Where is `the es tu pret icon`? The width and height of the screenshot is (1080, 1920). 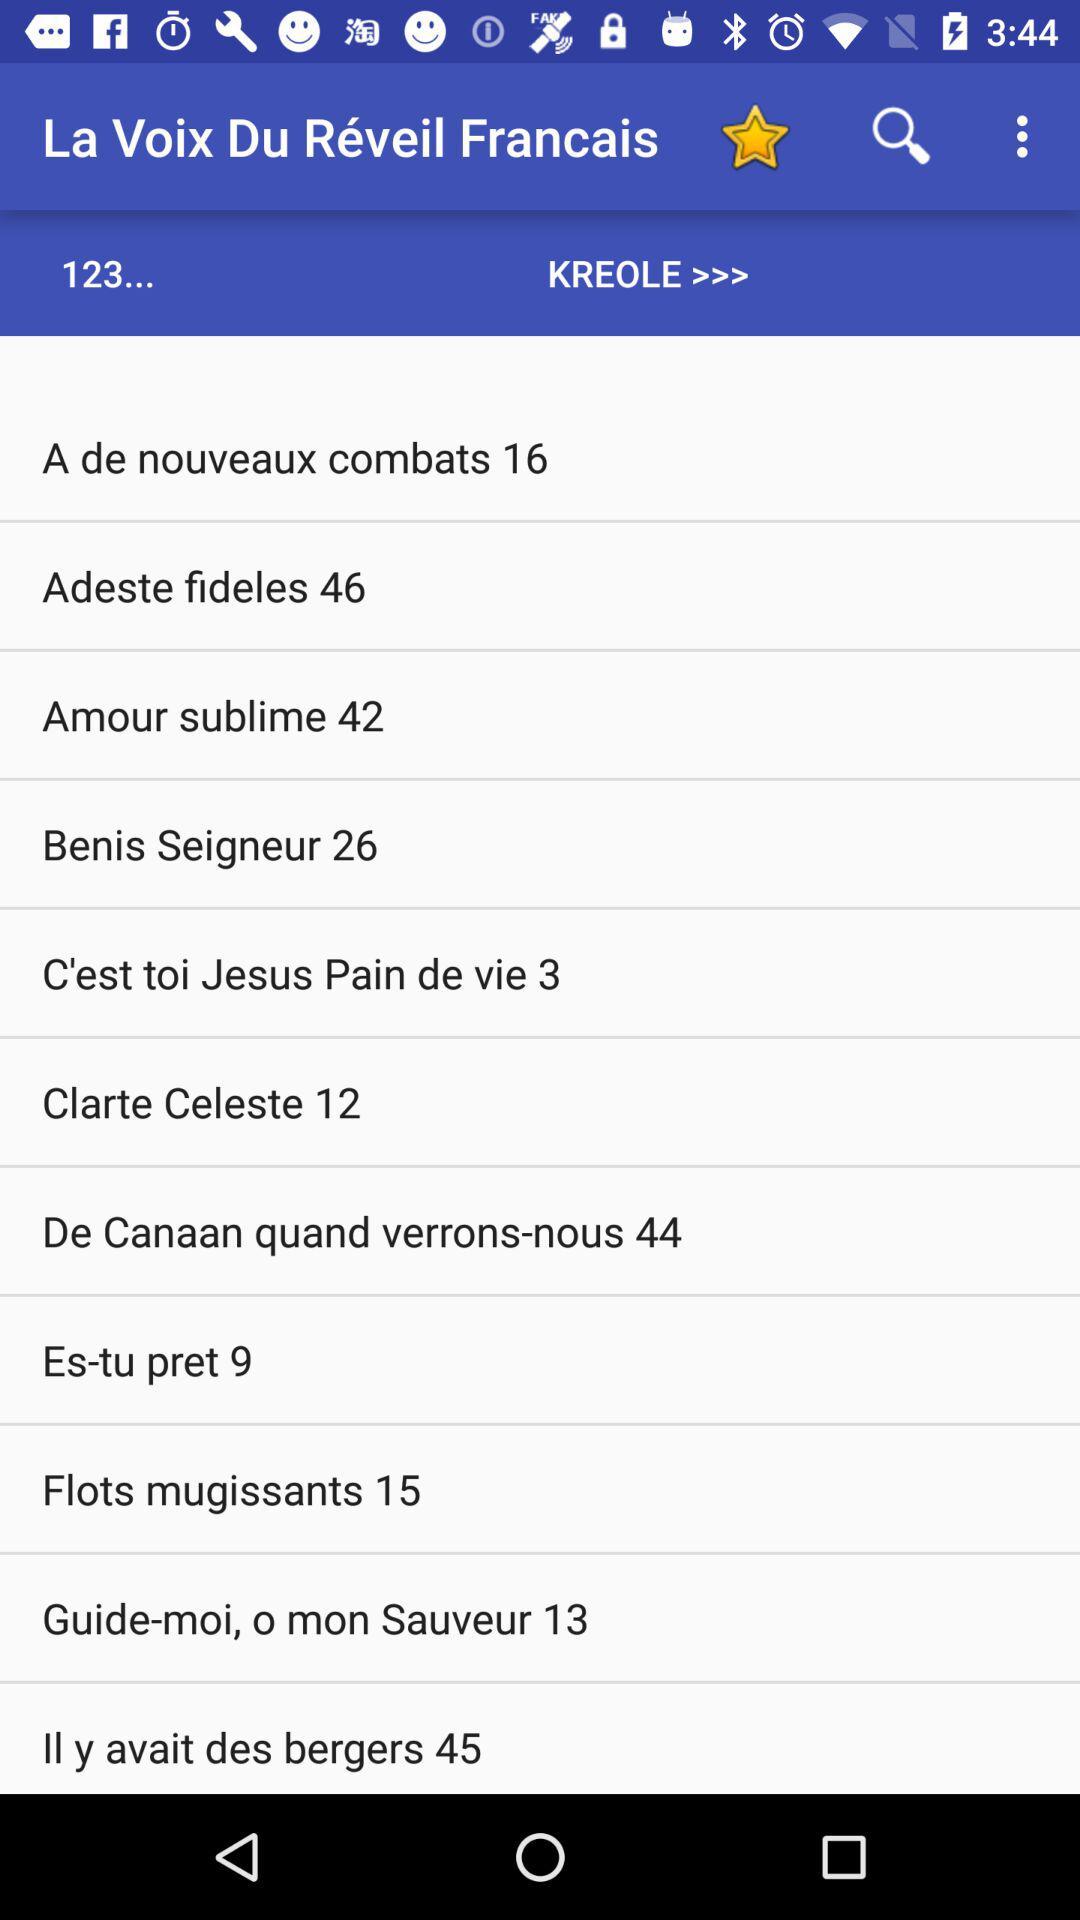
the es tu pret icon is located at coordinates (540, 1359).